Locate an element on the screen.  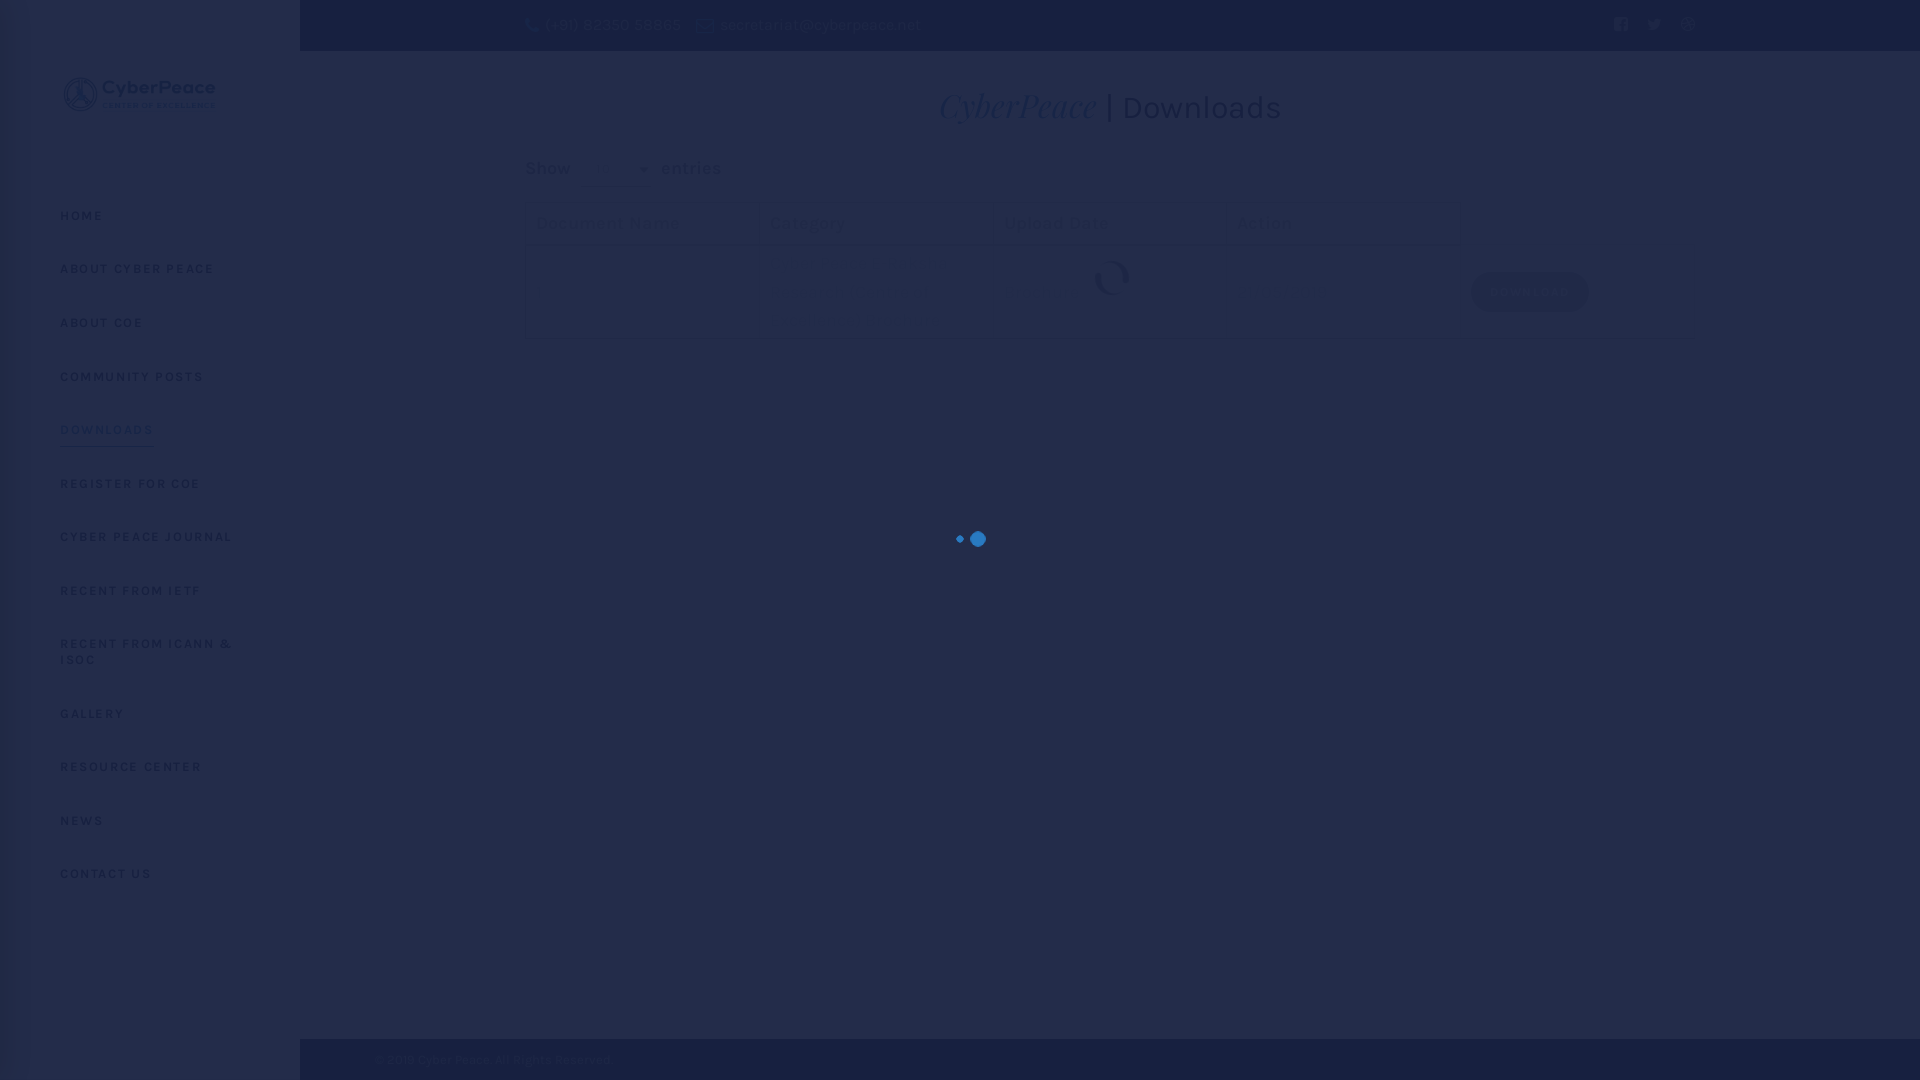
'DOWNLOAD' is located at coordinates (1470, 289).